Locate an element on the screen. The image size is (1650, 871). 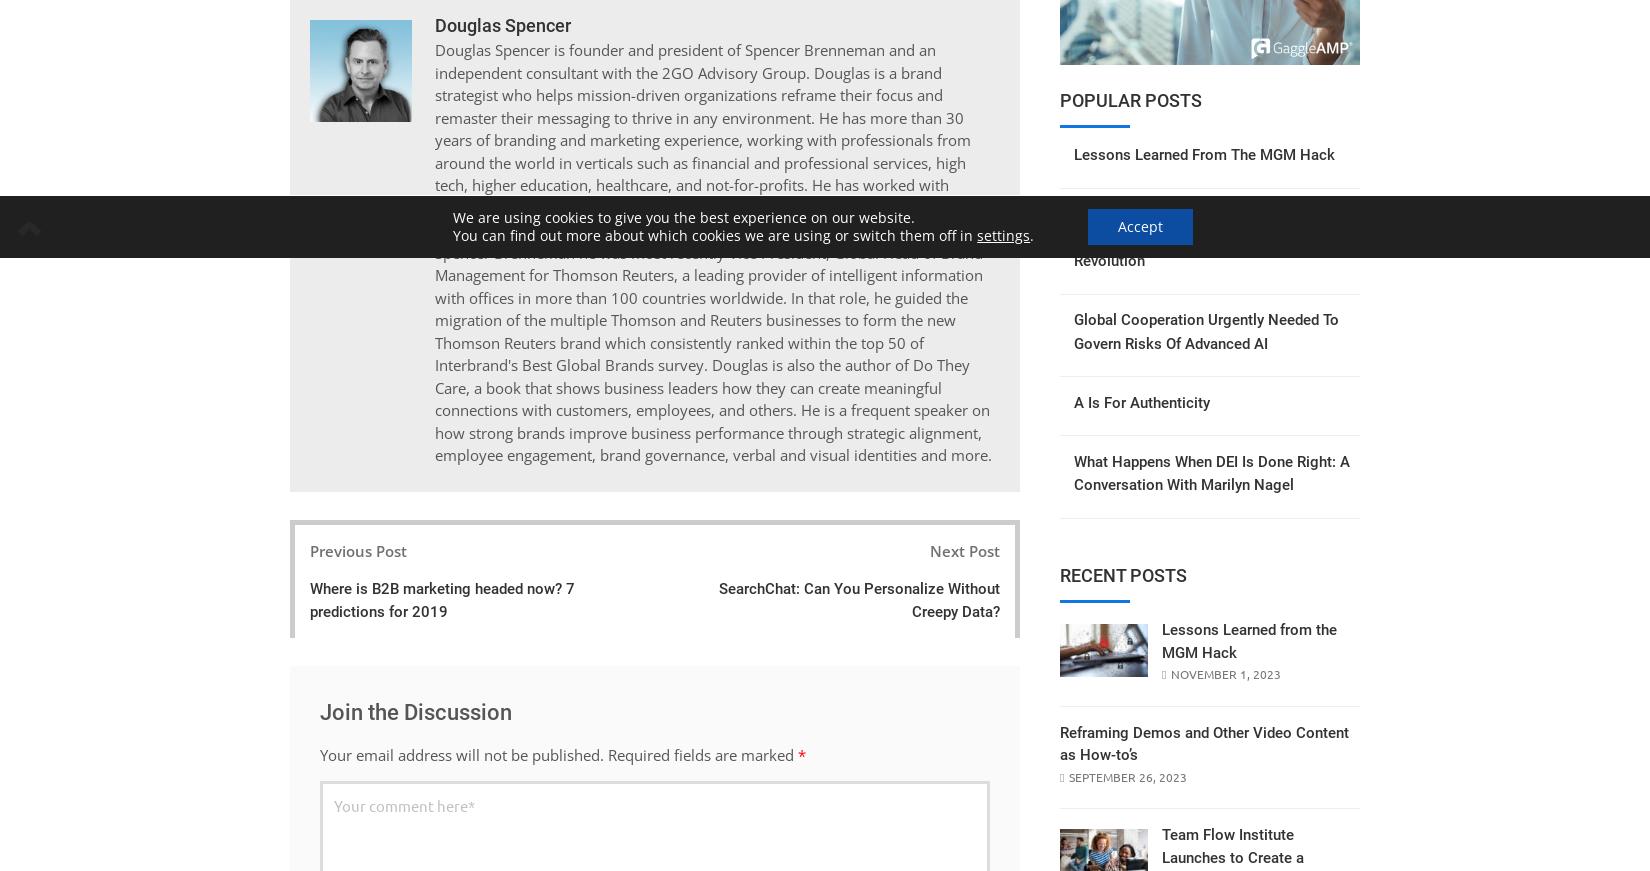
'Required fields are marked' is located at coordinates (702, 754).